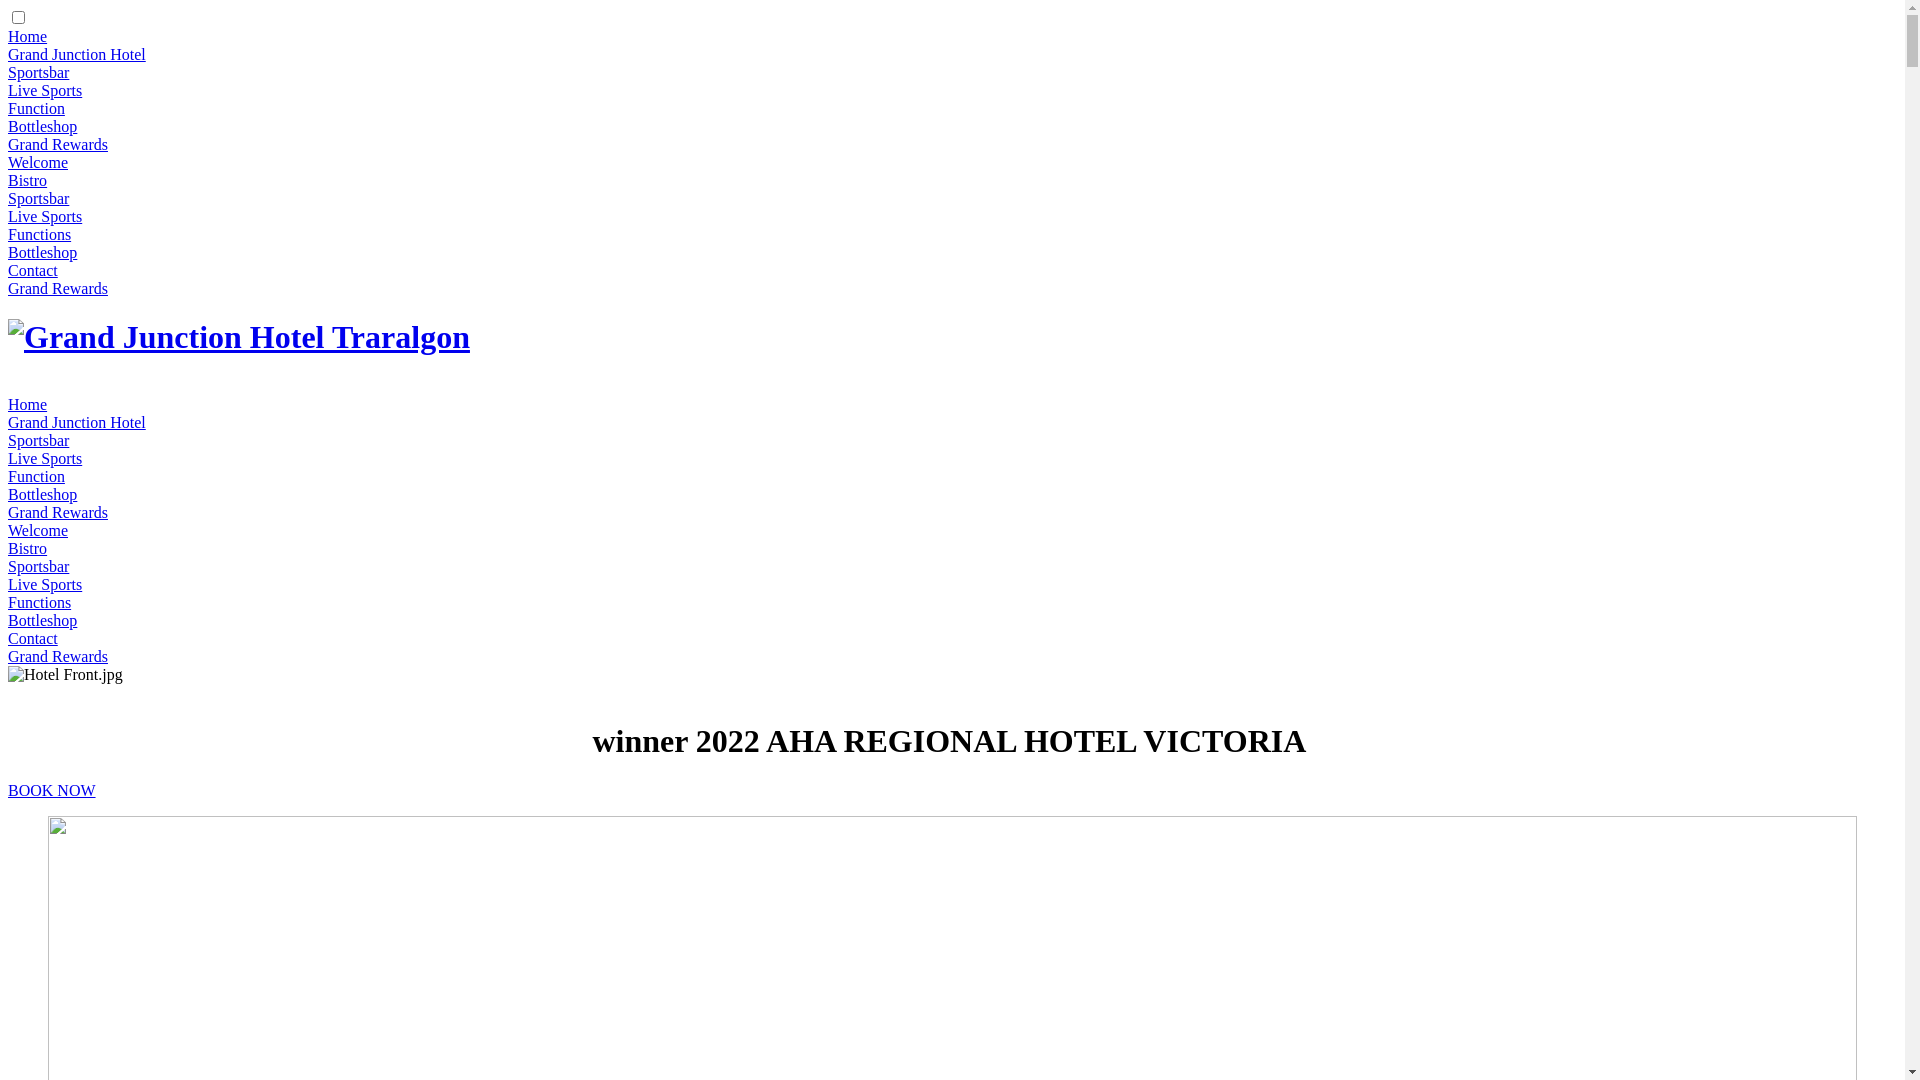 This screenshot has width=1920, height=1080. What do you see at coordinates (8, 619) in the screenshot?
I see `'Bottleshop'` at bounding box center [8, 619].